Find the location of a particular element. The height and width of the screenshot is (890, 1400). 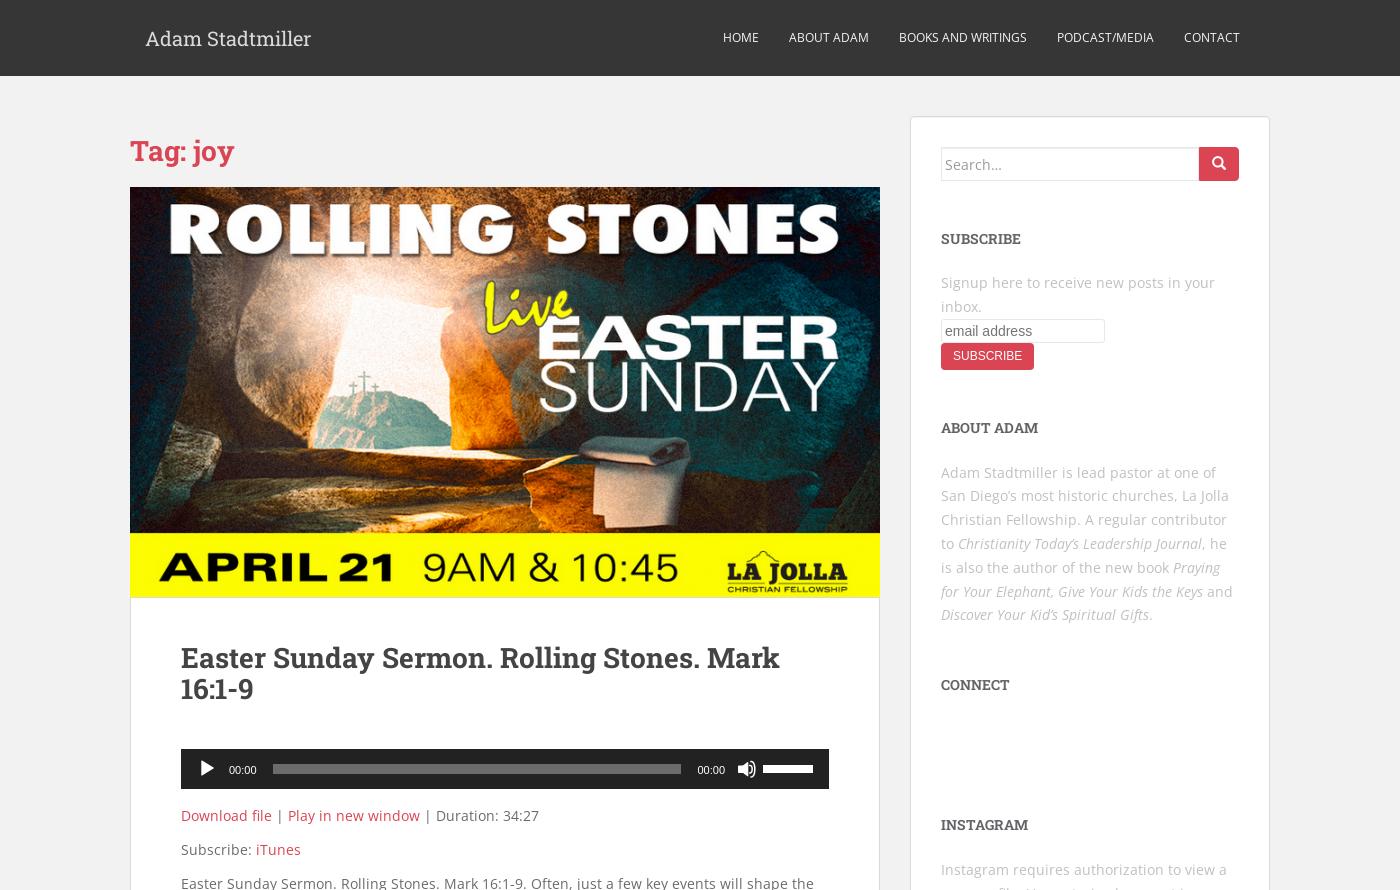

'Duration: 34:27' is located at coordinates (487, 815).